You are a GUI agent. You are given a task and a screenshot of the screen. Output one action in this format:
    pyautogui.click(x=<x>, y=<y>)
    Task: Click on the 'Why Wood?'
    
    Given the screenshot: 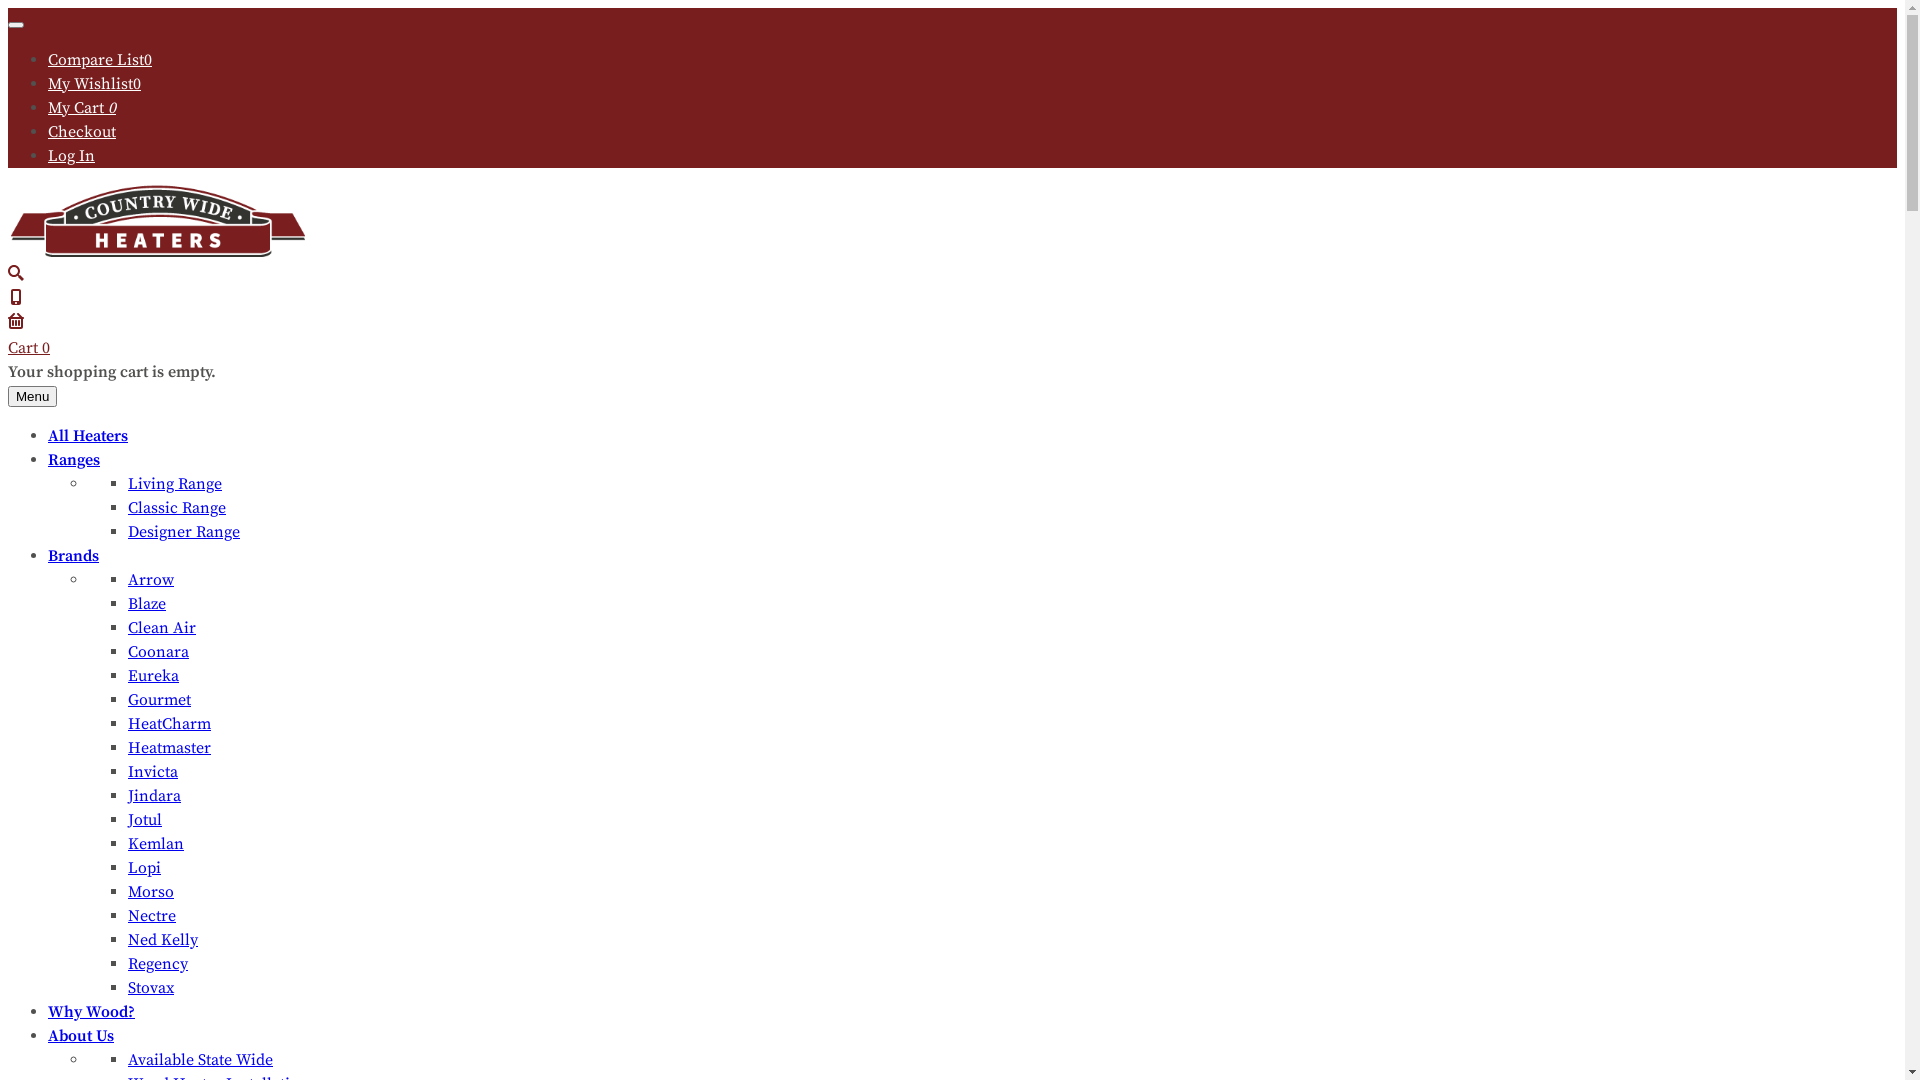 What is the action you would take?
    pyautogui.click(x=90, y=1011)
    